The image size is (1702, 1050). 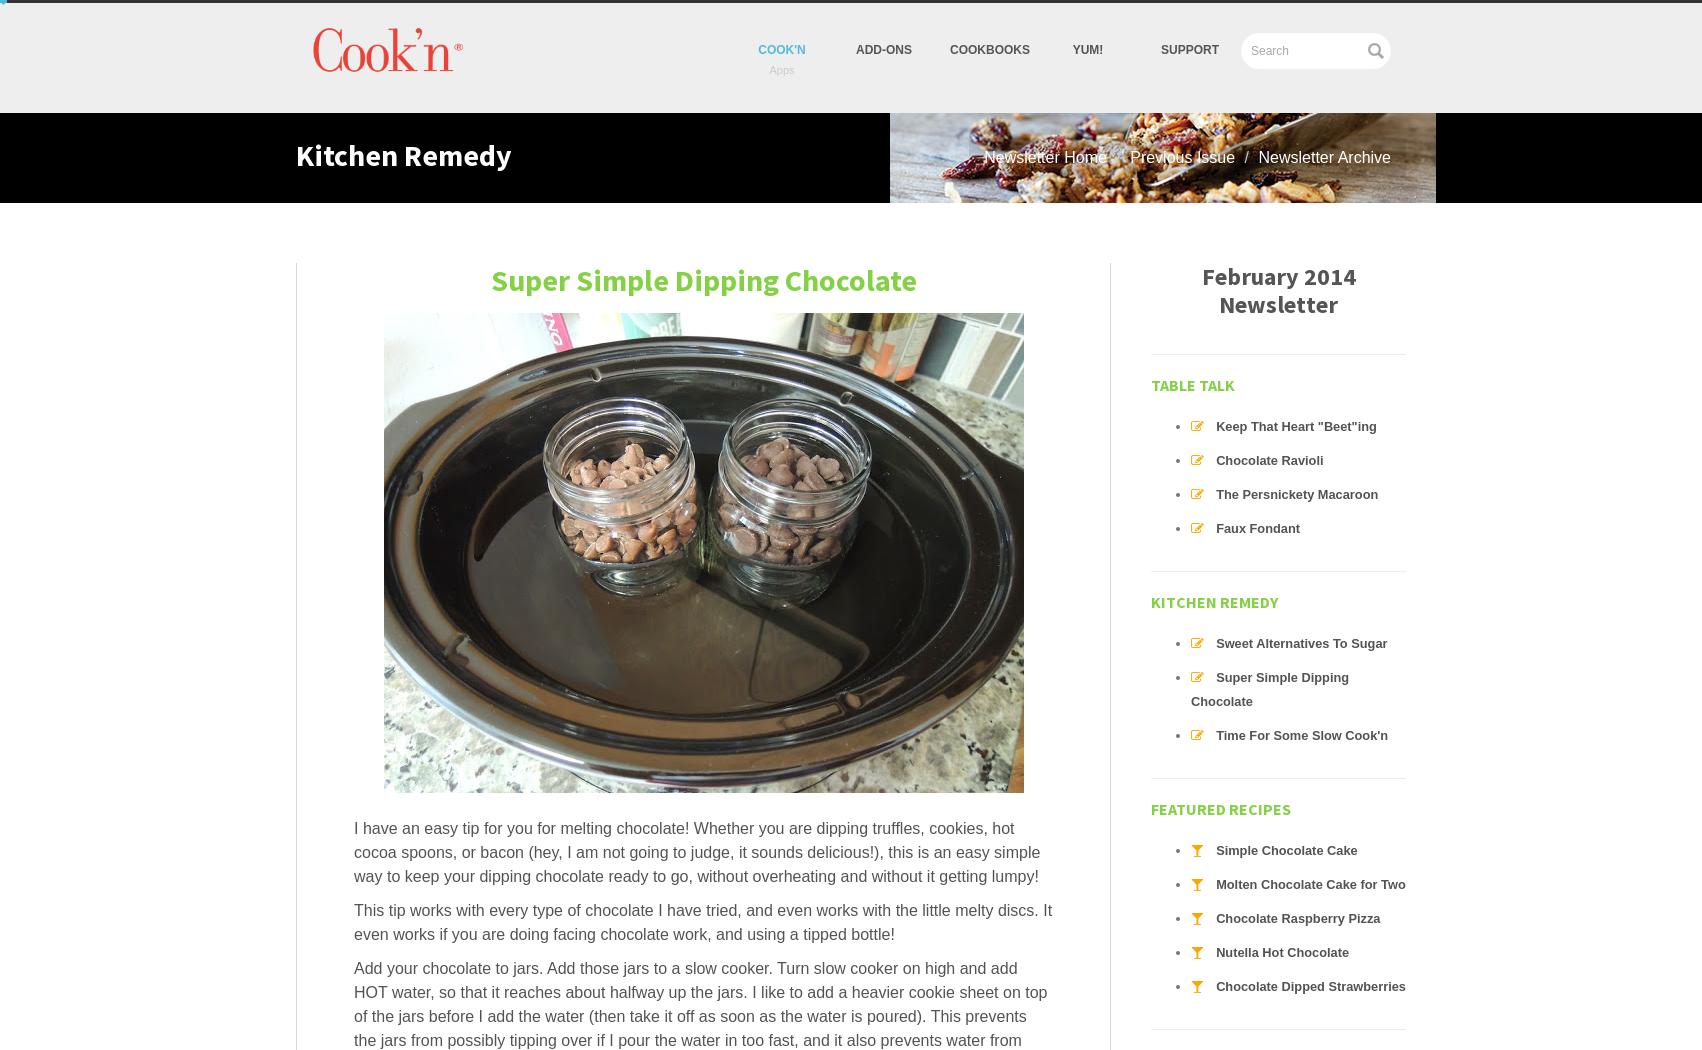 I want to click on 'Nutella Hot Chocolate', so click(x=1281, y=951).